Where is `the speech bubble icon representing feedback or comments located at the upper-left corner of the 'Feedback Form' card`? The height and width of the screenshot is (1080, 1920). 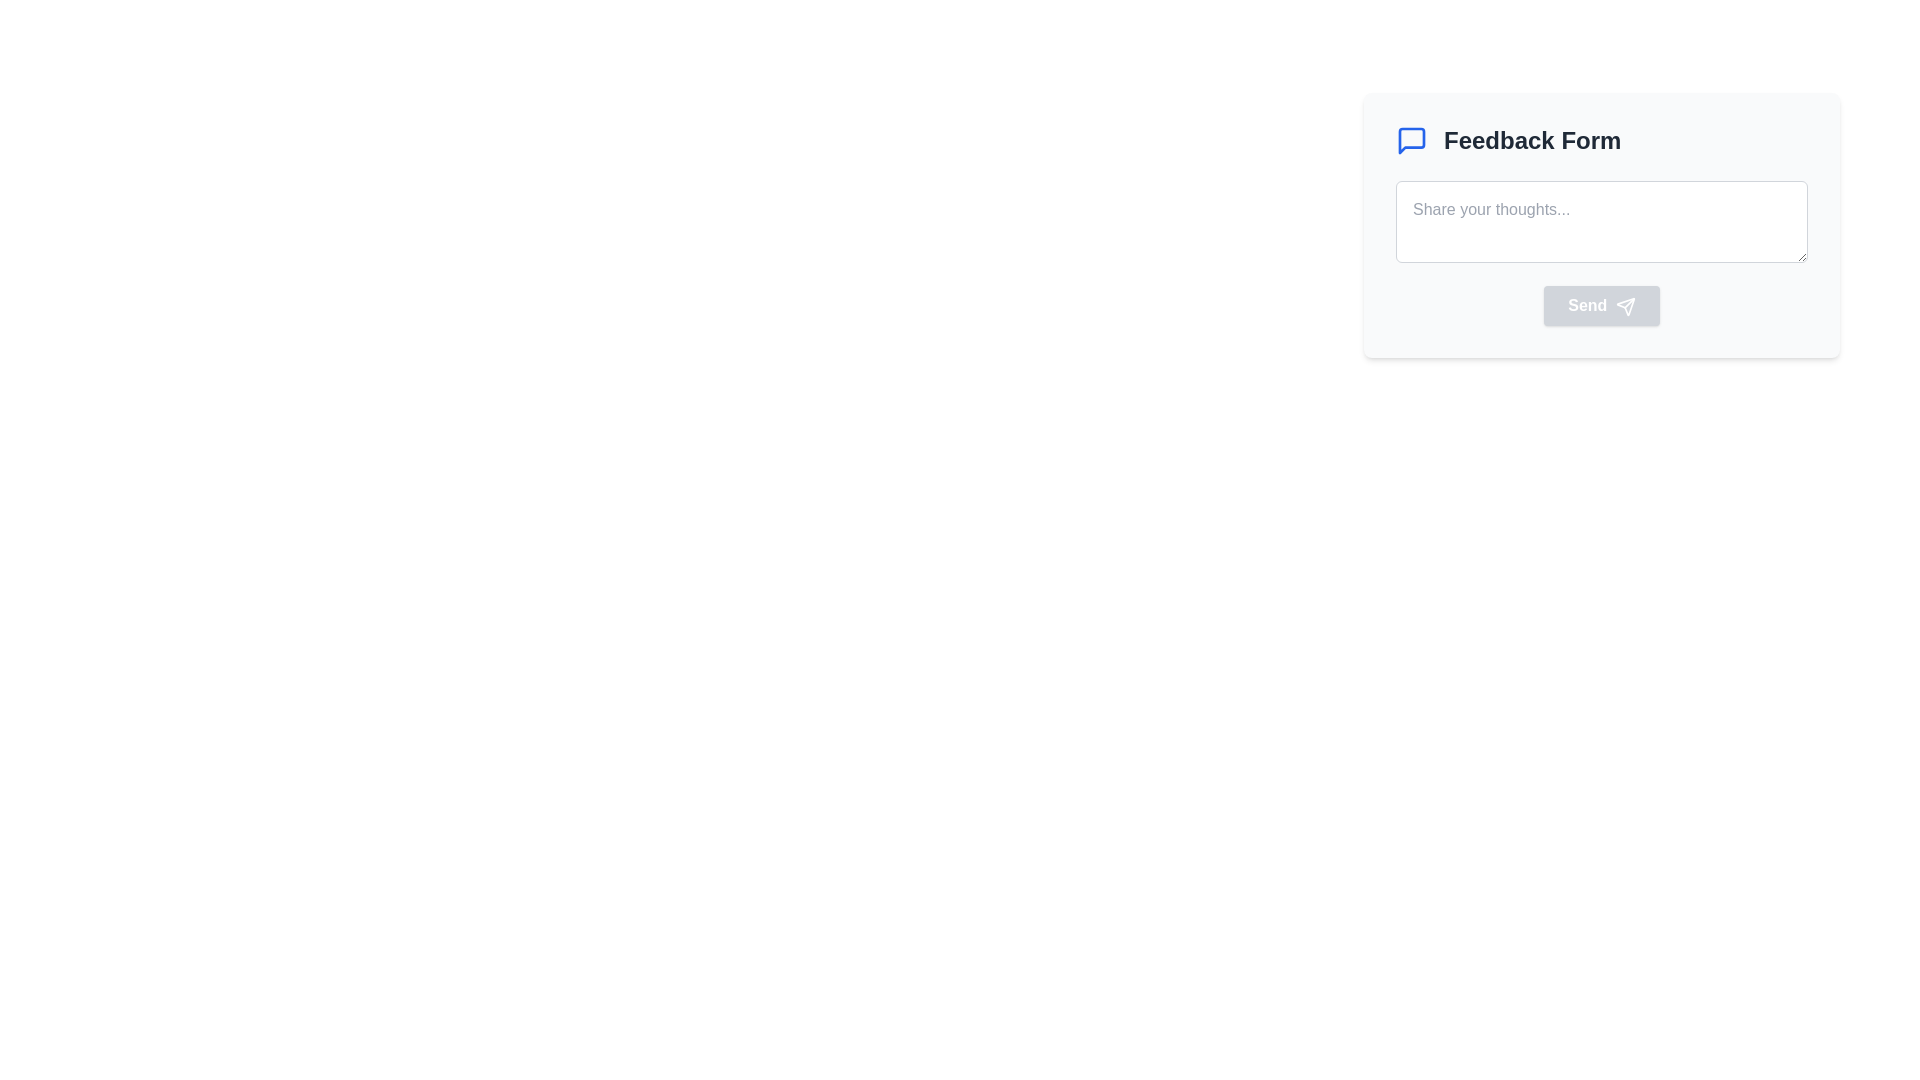 the speech bubble icon representing feedback or comments located at the upper-left corner of the 'Feedback Form' card is located at coordinates (1410, 140).